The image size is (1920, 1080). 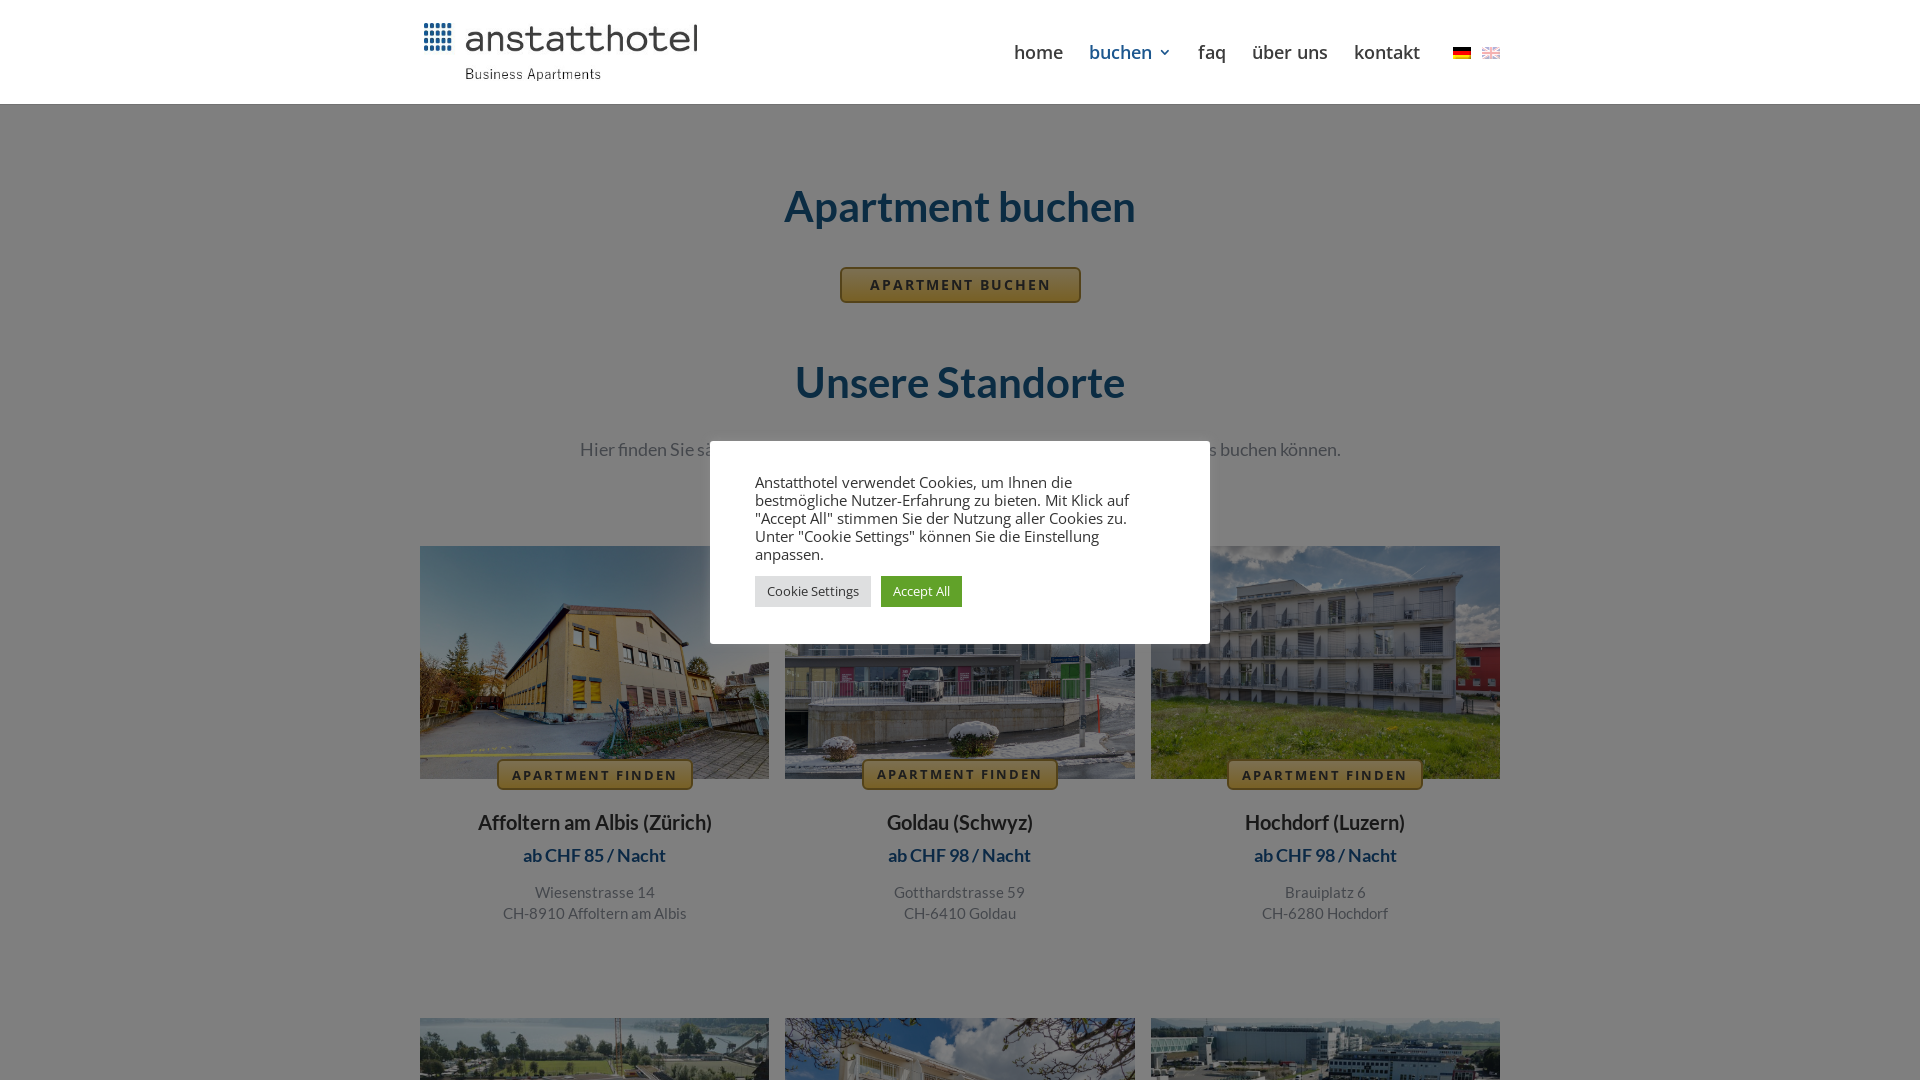 I want to click on 'Accept All', so click(x=920, y=590).